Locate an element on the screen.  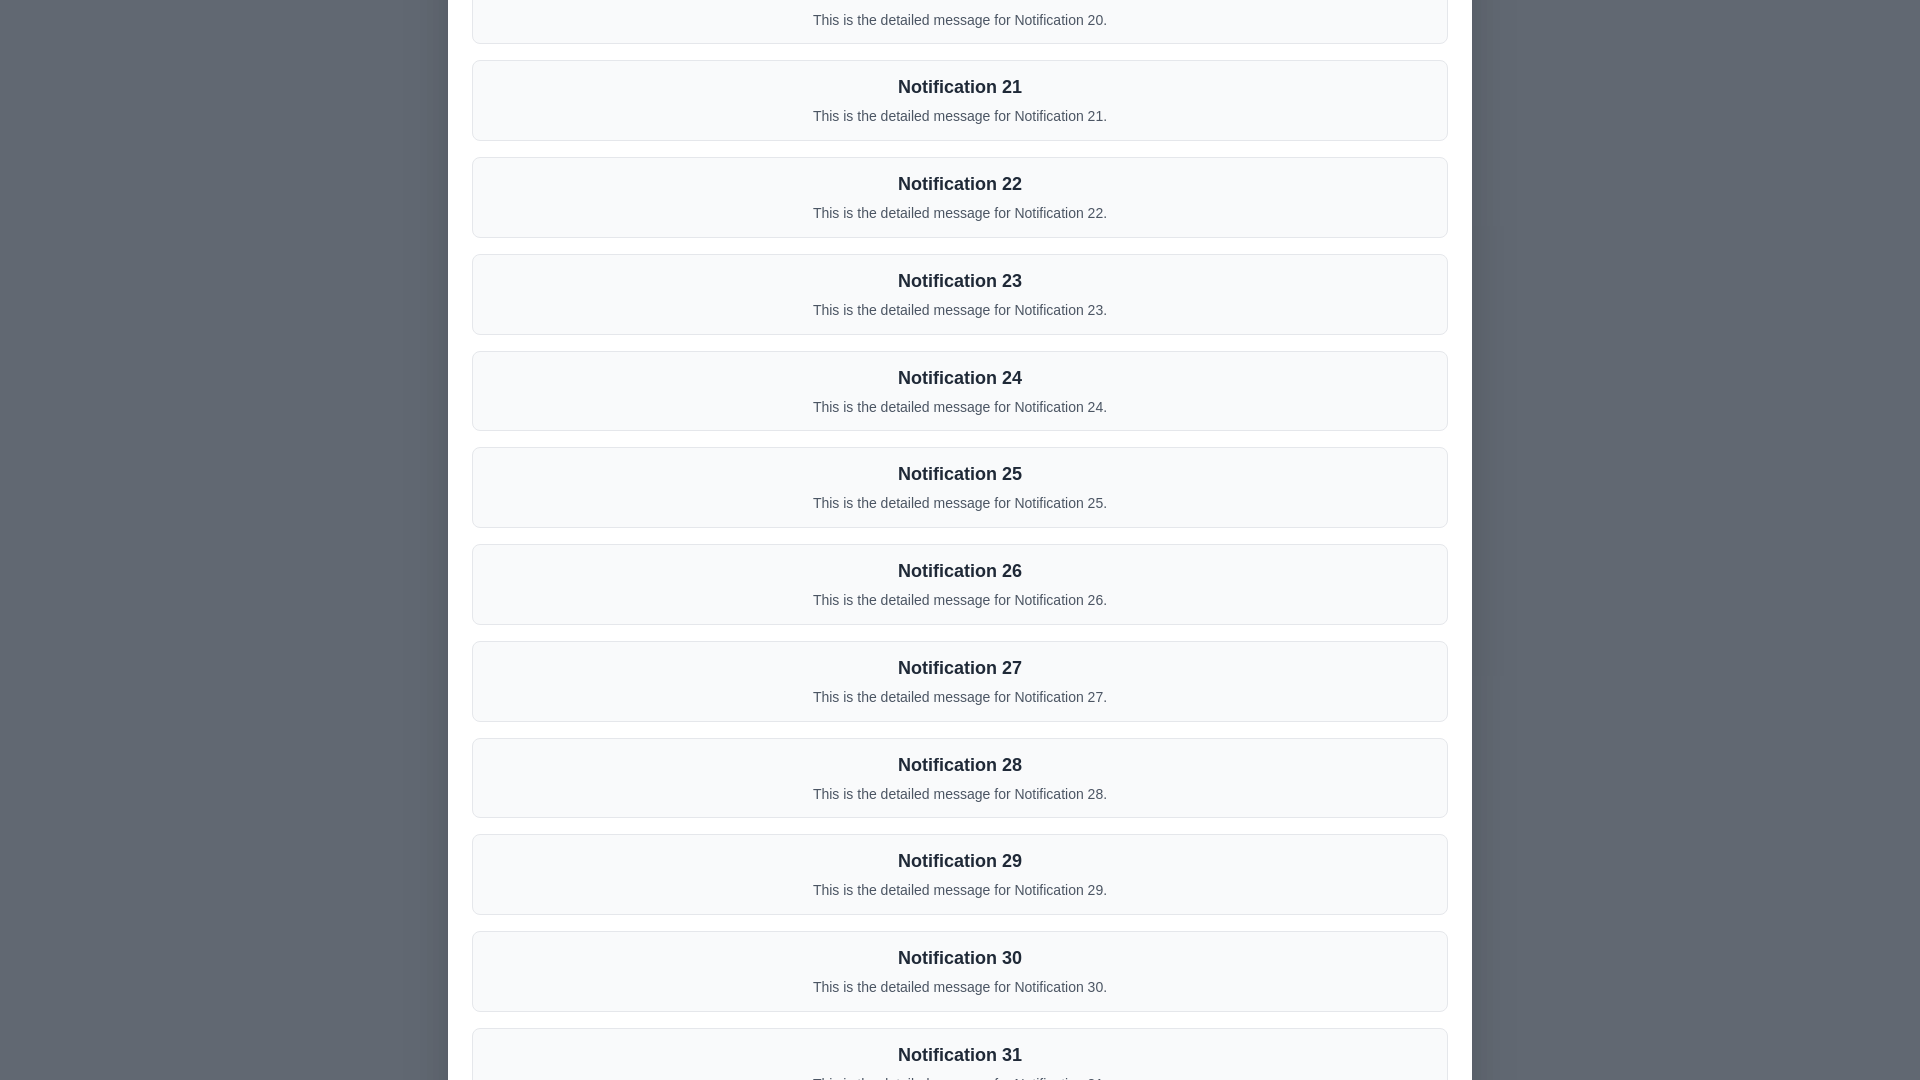
the background overlay to close the dialog is located at coordinates (960, 540).